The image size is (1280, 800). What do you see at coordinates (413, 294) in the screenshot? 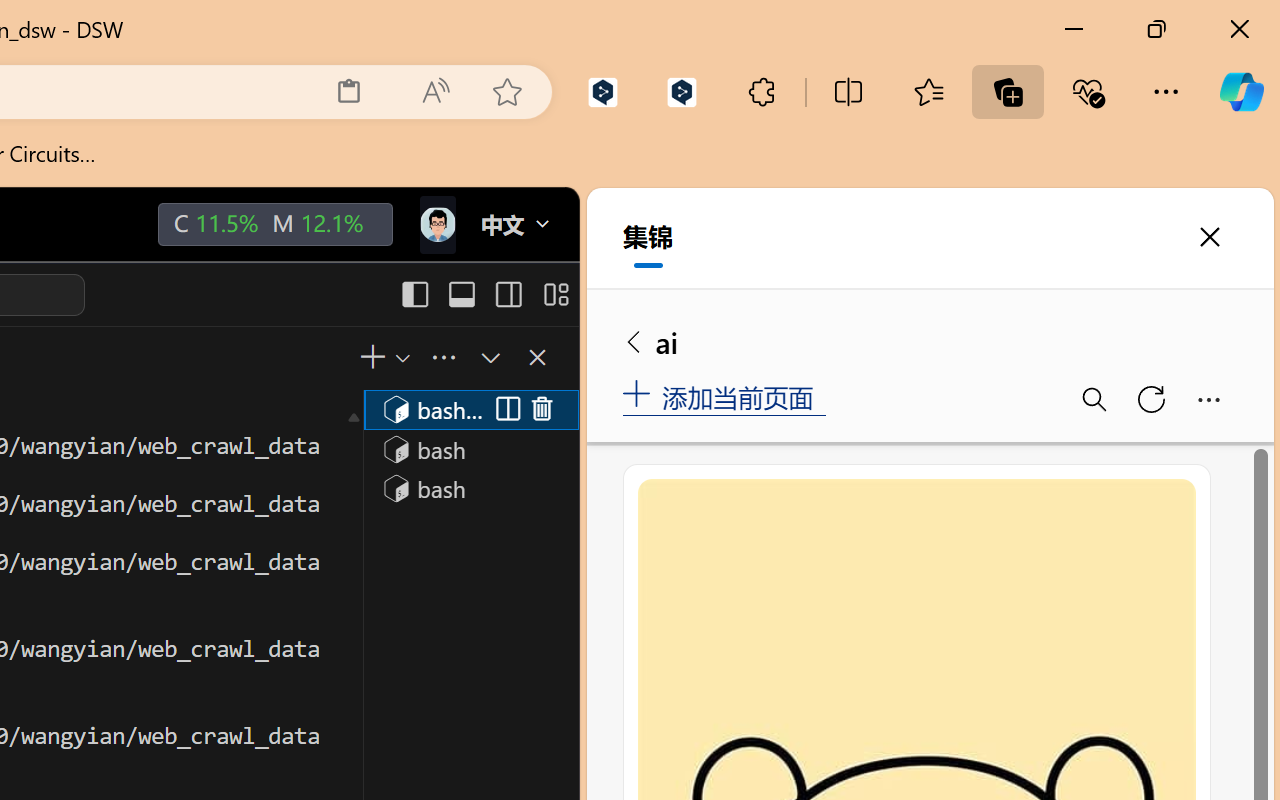
I see `'Toggle Primary Side Bar (Ctrl+B)'` at bounding box center [413, 294].